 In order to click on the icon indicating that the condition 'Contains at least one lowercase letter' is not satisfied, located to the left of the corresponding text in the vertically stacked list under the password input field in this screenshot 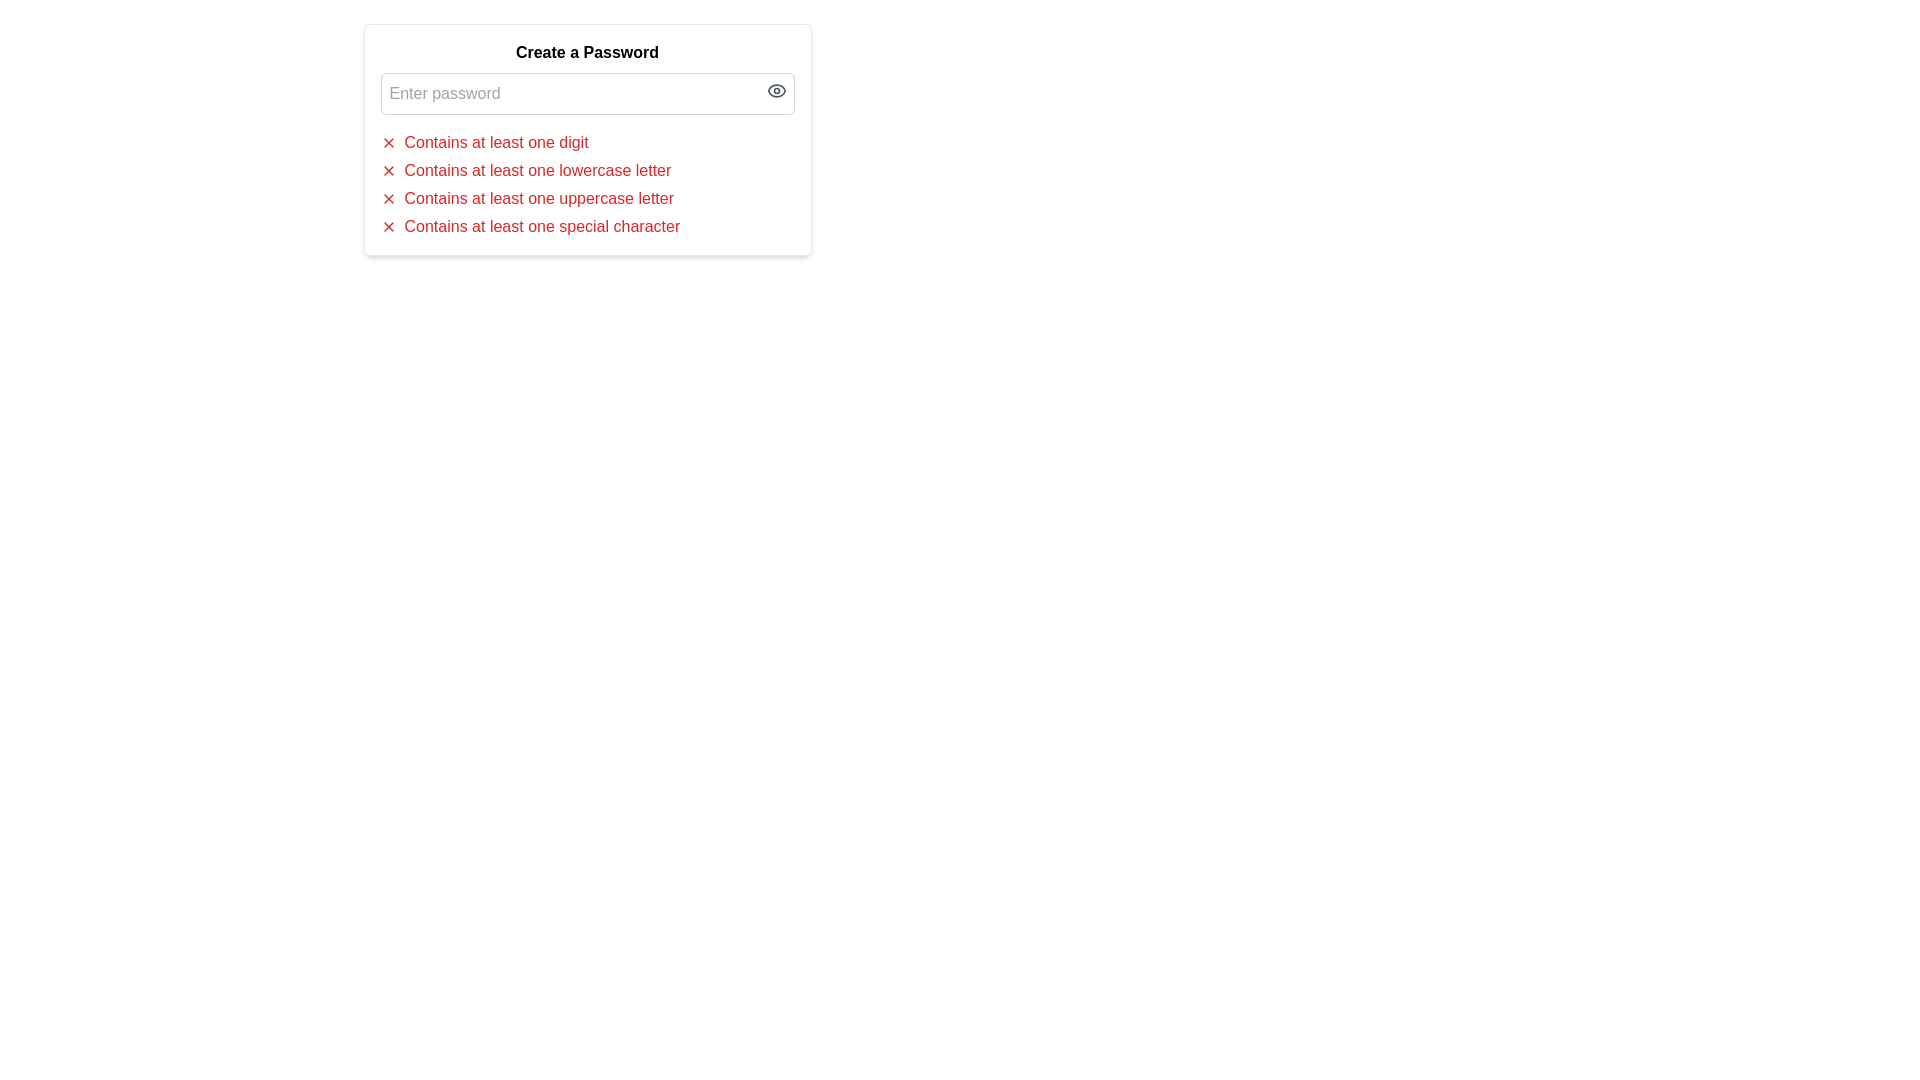, I will do `click(388, 169)`.